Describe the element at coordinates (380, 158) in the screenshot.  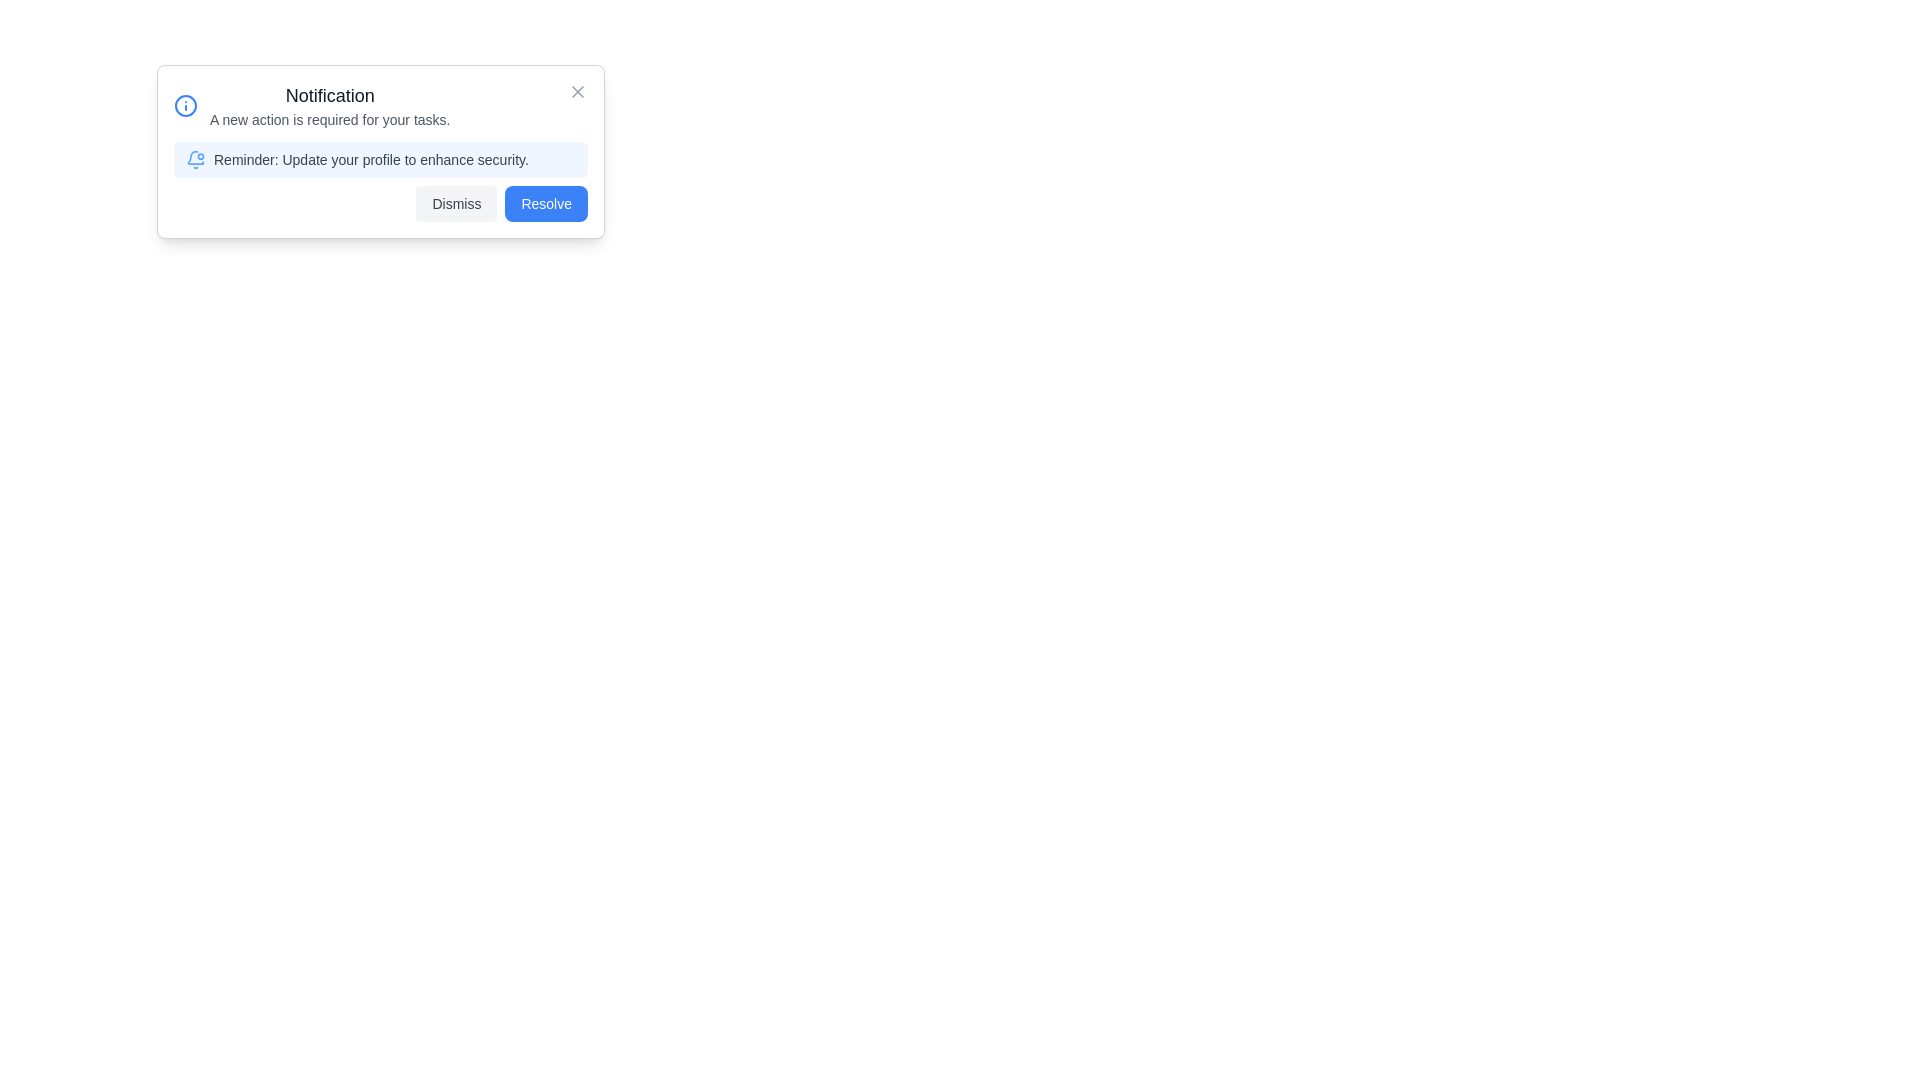
I see `the notification message that reads 'Reminder: Update your profile to enhance security.' which is displayed in a slightly bold, dark-grayish font on a pale blue background, located at the top of the notification popup` at that location.